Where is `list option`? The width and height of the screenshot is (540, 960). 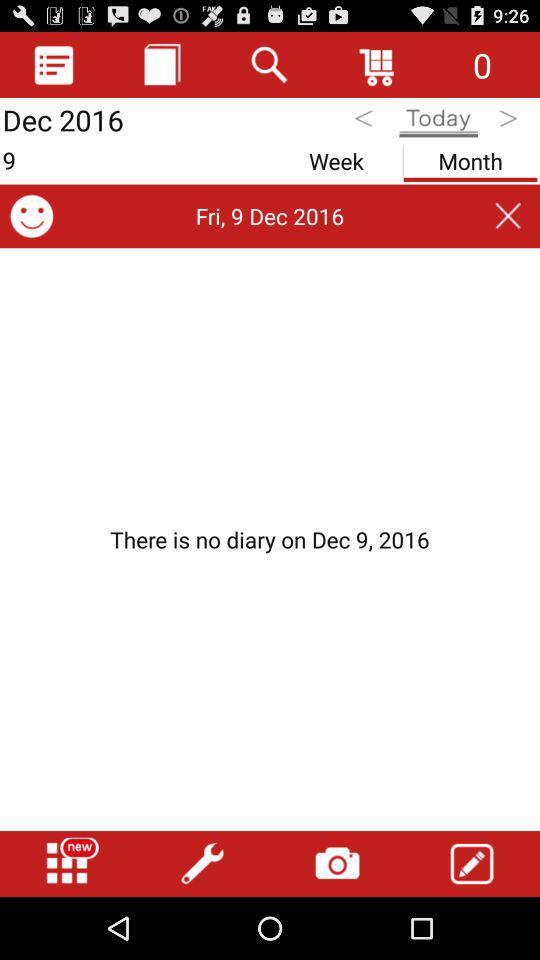
list option is located at coordinates (54, 64).